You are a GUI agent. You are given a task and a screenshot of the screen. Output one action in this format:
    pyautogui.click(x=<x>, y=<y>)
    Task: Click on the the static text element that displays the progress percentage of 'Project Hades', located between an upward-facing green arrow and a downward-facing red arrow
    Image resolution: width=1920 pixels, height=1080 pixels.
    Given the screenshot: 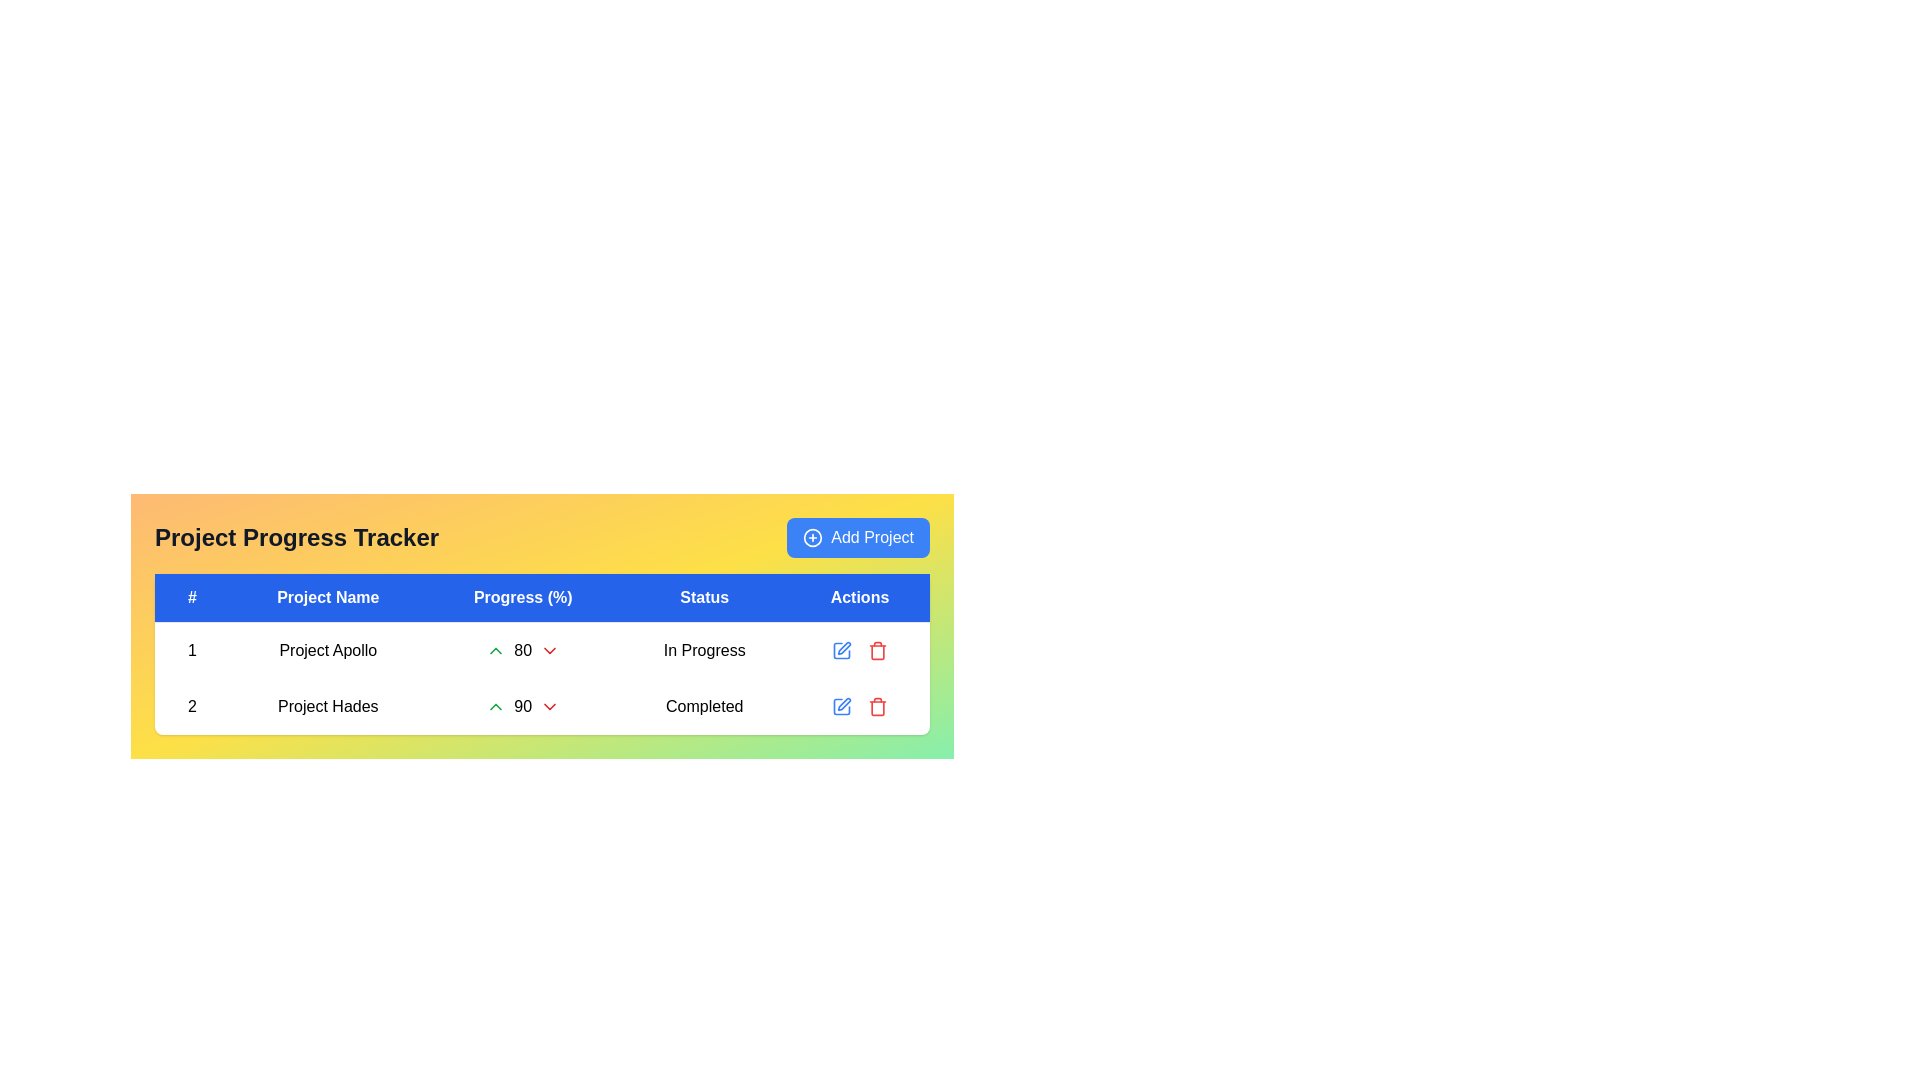 What is the action you would take?
    pyautogui.click(x=523, y=705)
    